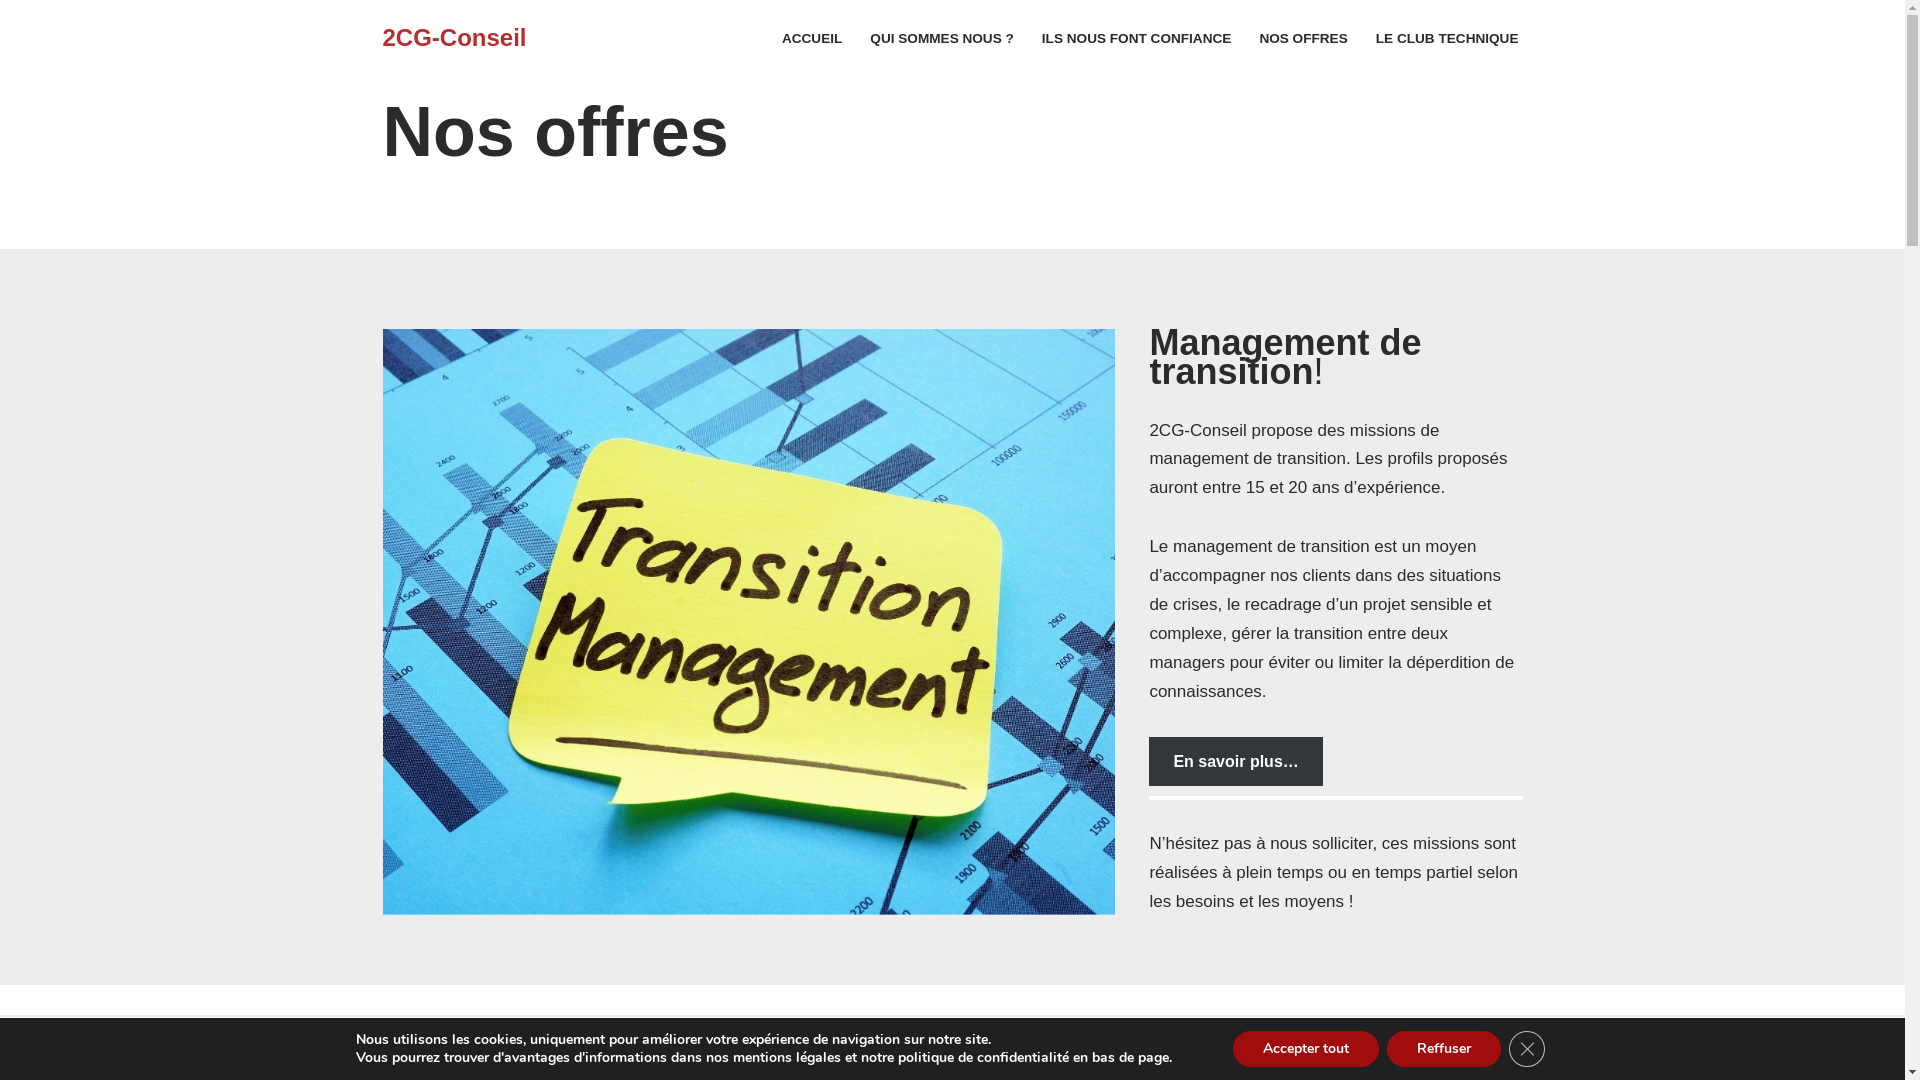  What do you see at coordinates (811, 38) in the screenshot?
I see `'ACCUEIL'` at bounding box center [811, 38].